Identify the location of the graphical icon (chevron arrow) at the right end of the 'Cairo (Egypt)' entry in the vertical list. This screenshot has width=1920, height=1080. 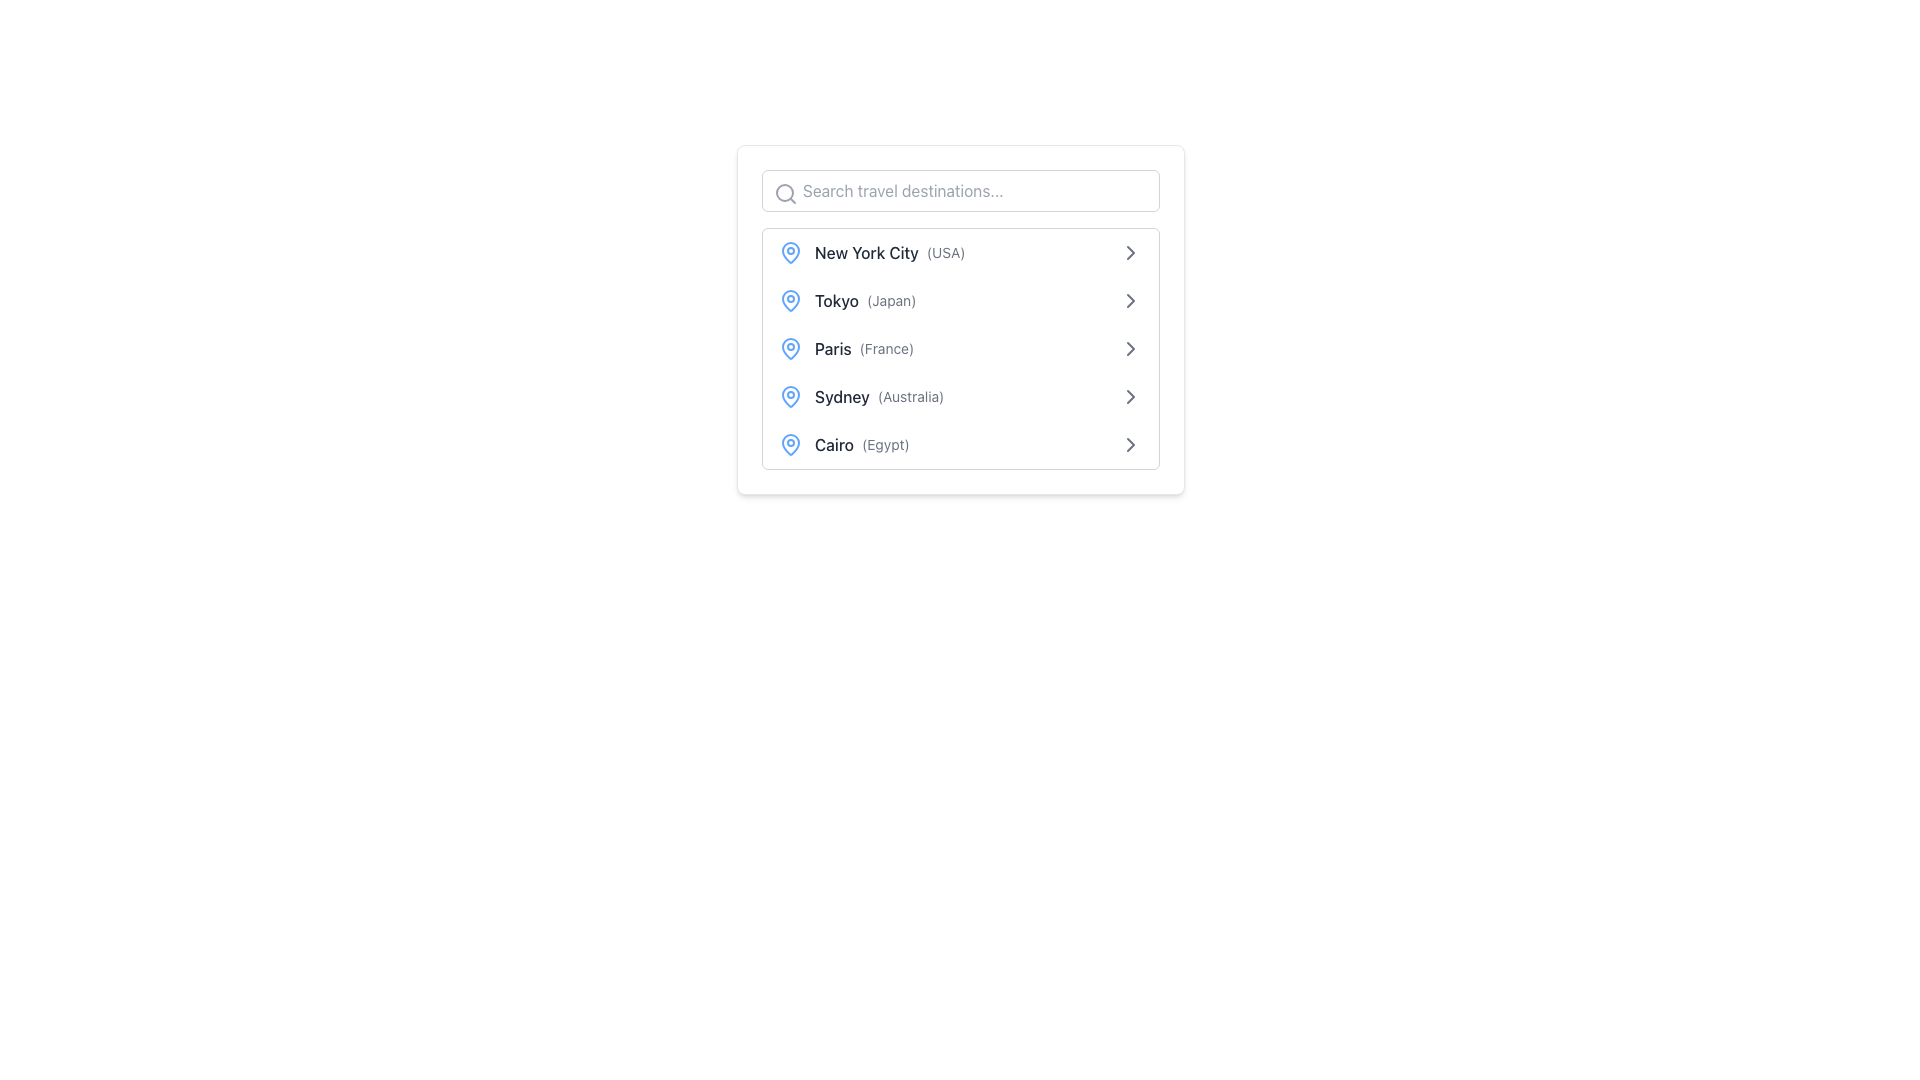
(1131, 443).